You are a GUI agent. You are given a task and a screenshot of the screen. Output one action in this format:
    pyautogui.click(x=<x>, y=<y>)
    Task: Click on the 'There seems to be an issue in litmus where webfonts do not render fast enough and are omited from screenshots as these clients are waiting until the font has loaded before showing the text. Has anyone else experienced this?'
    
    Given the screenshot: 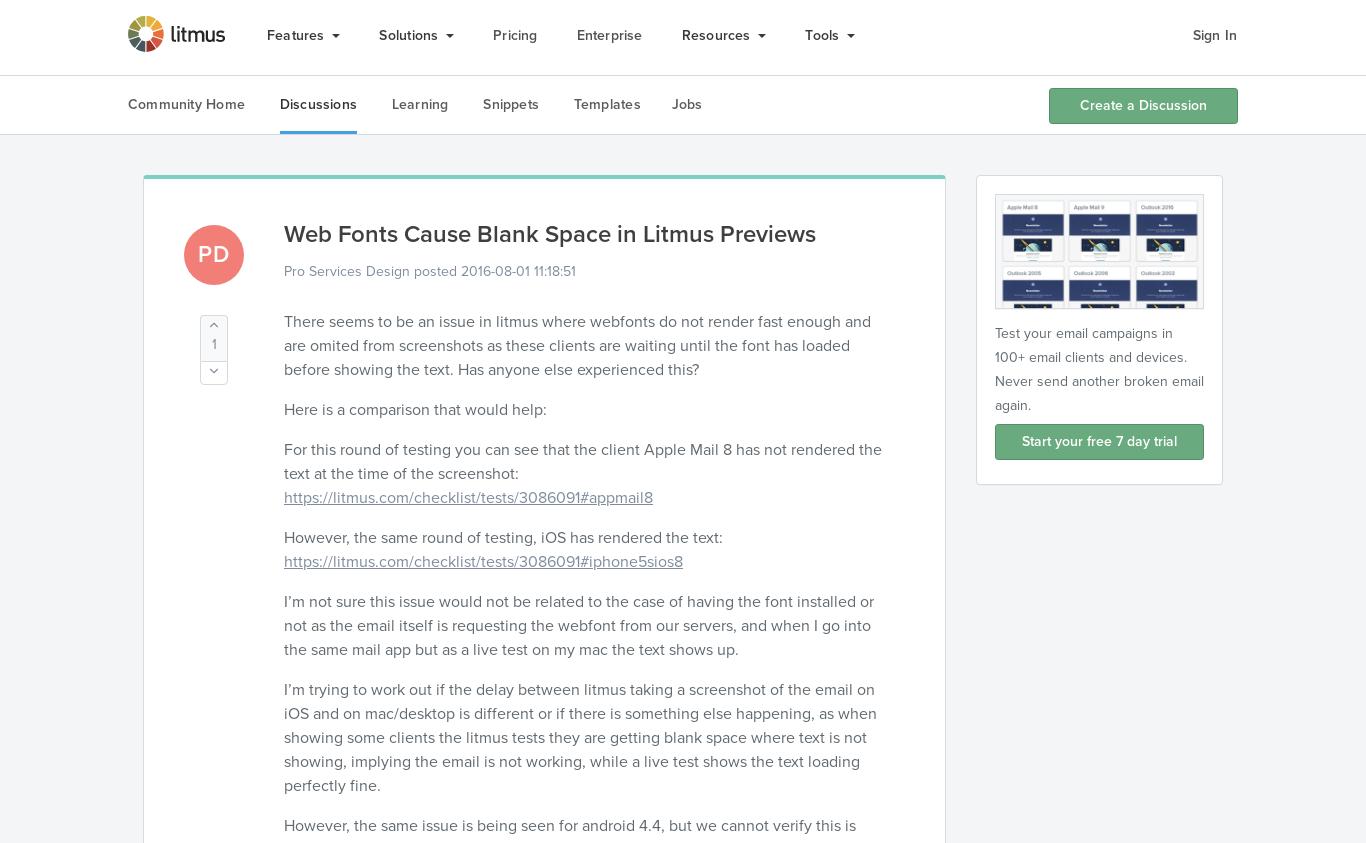 What is the action you would take?
    pyautogui.click(x=576, y=344)
    